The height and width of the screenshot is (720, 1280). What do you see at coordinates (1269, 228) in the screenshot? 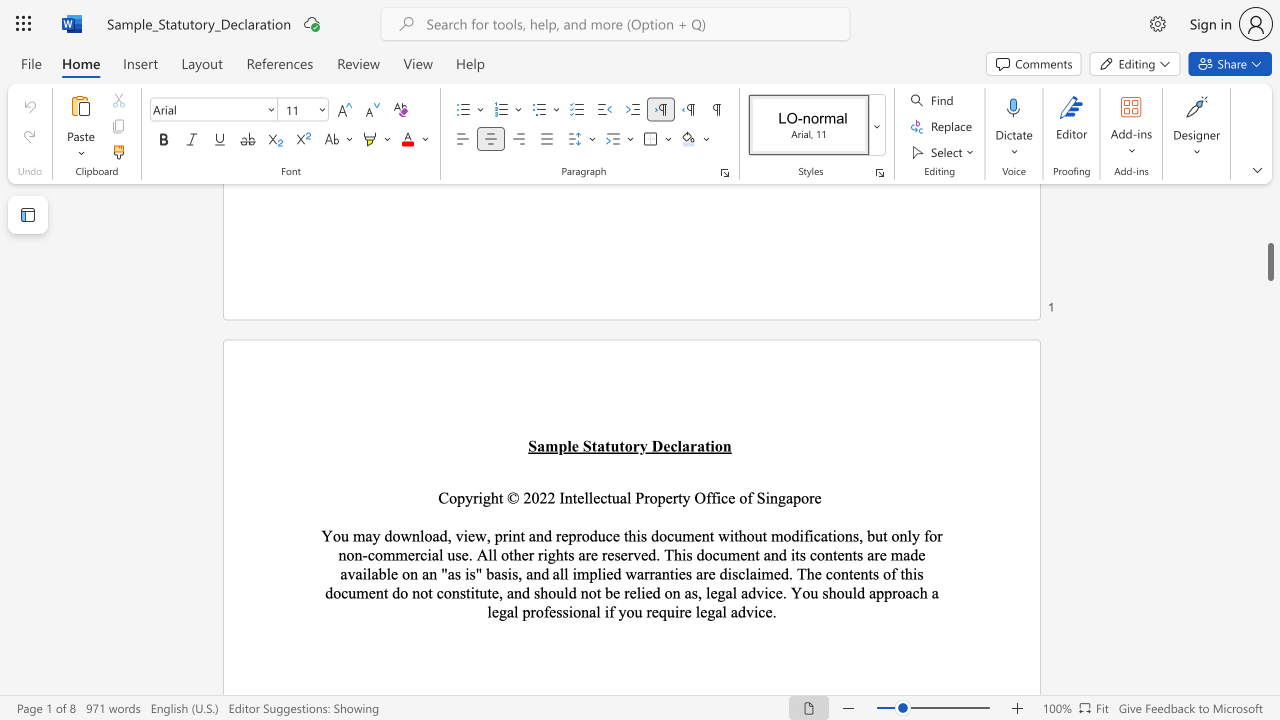
I see `the right-hand scrollbar to ascend the page` at bounding box center [1269, 228].